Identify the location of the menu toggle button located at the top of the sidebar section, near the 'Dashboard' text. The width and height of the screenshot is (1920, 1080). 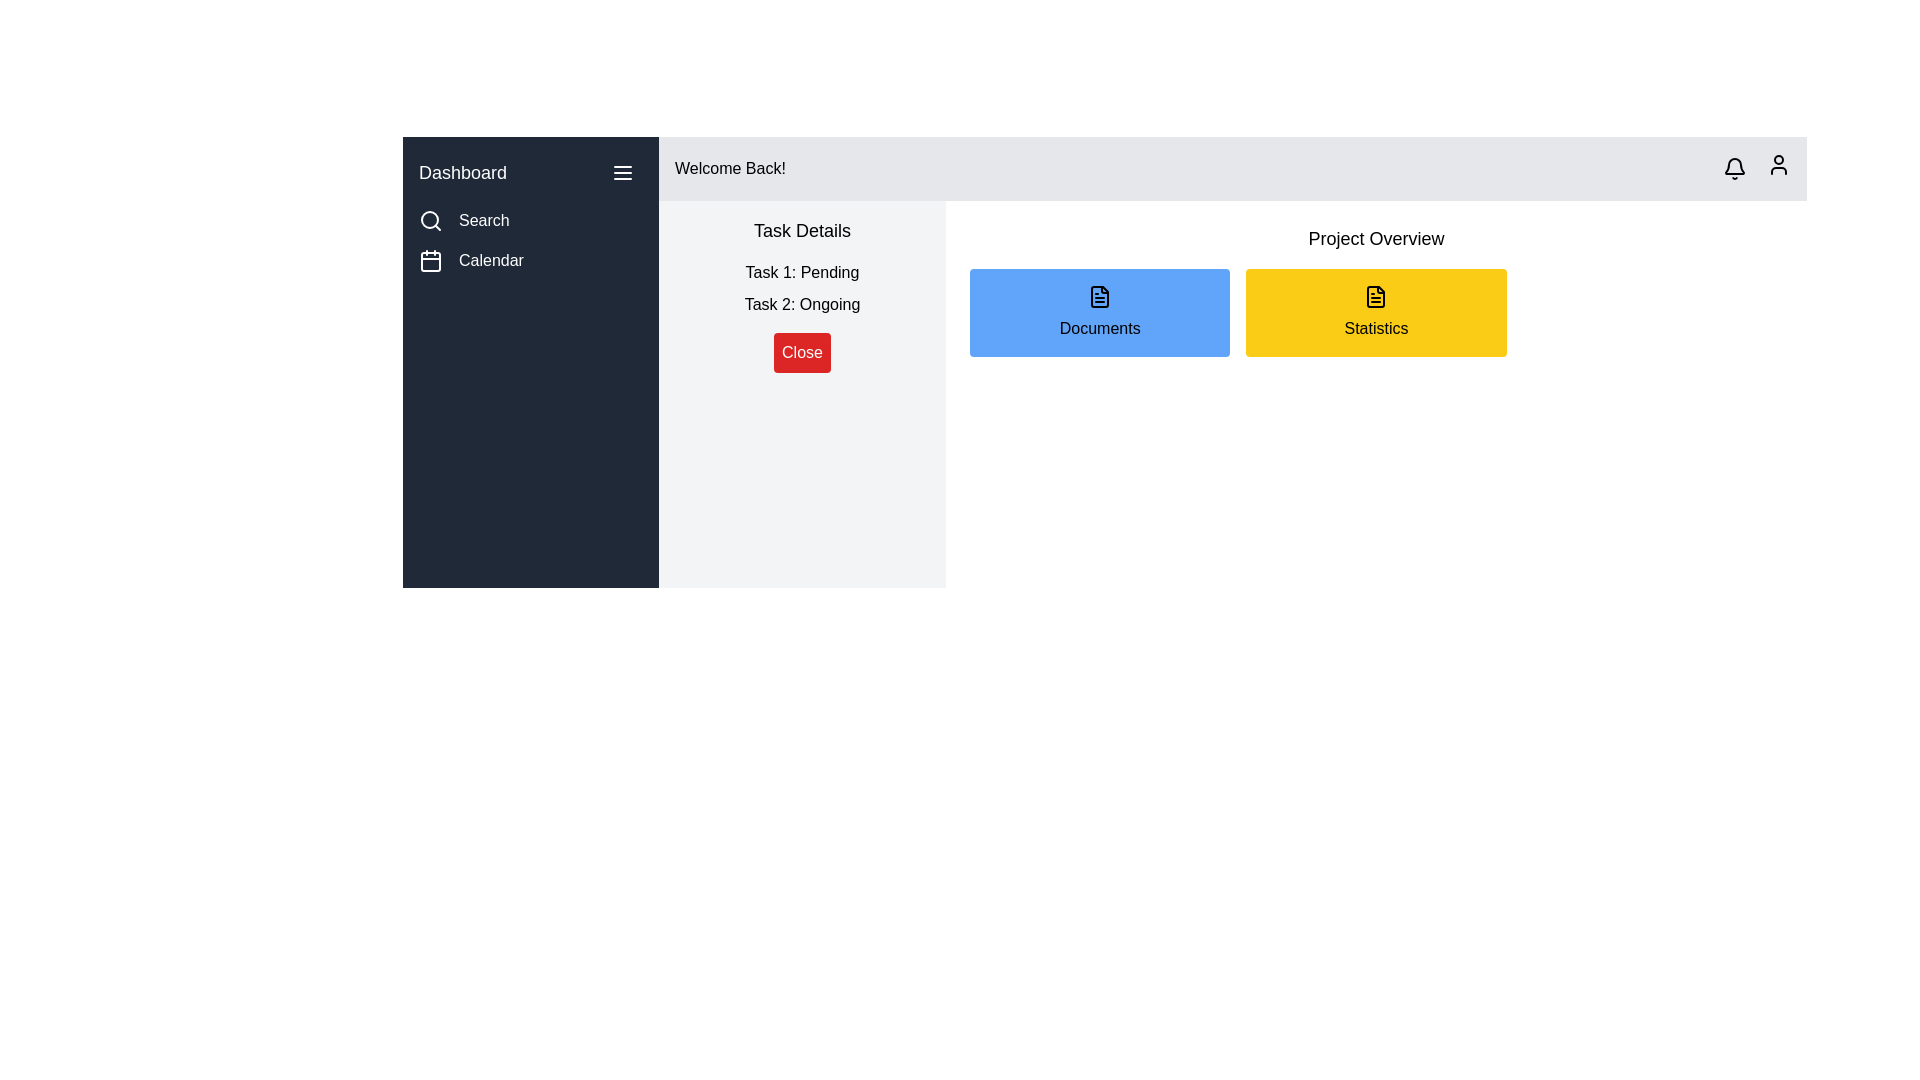
(622, 172).